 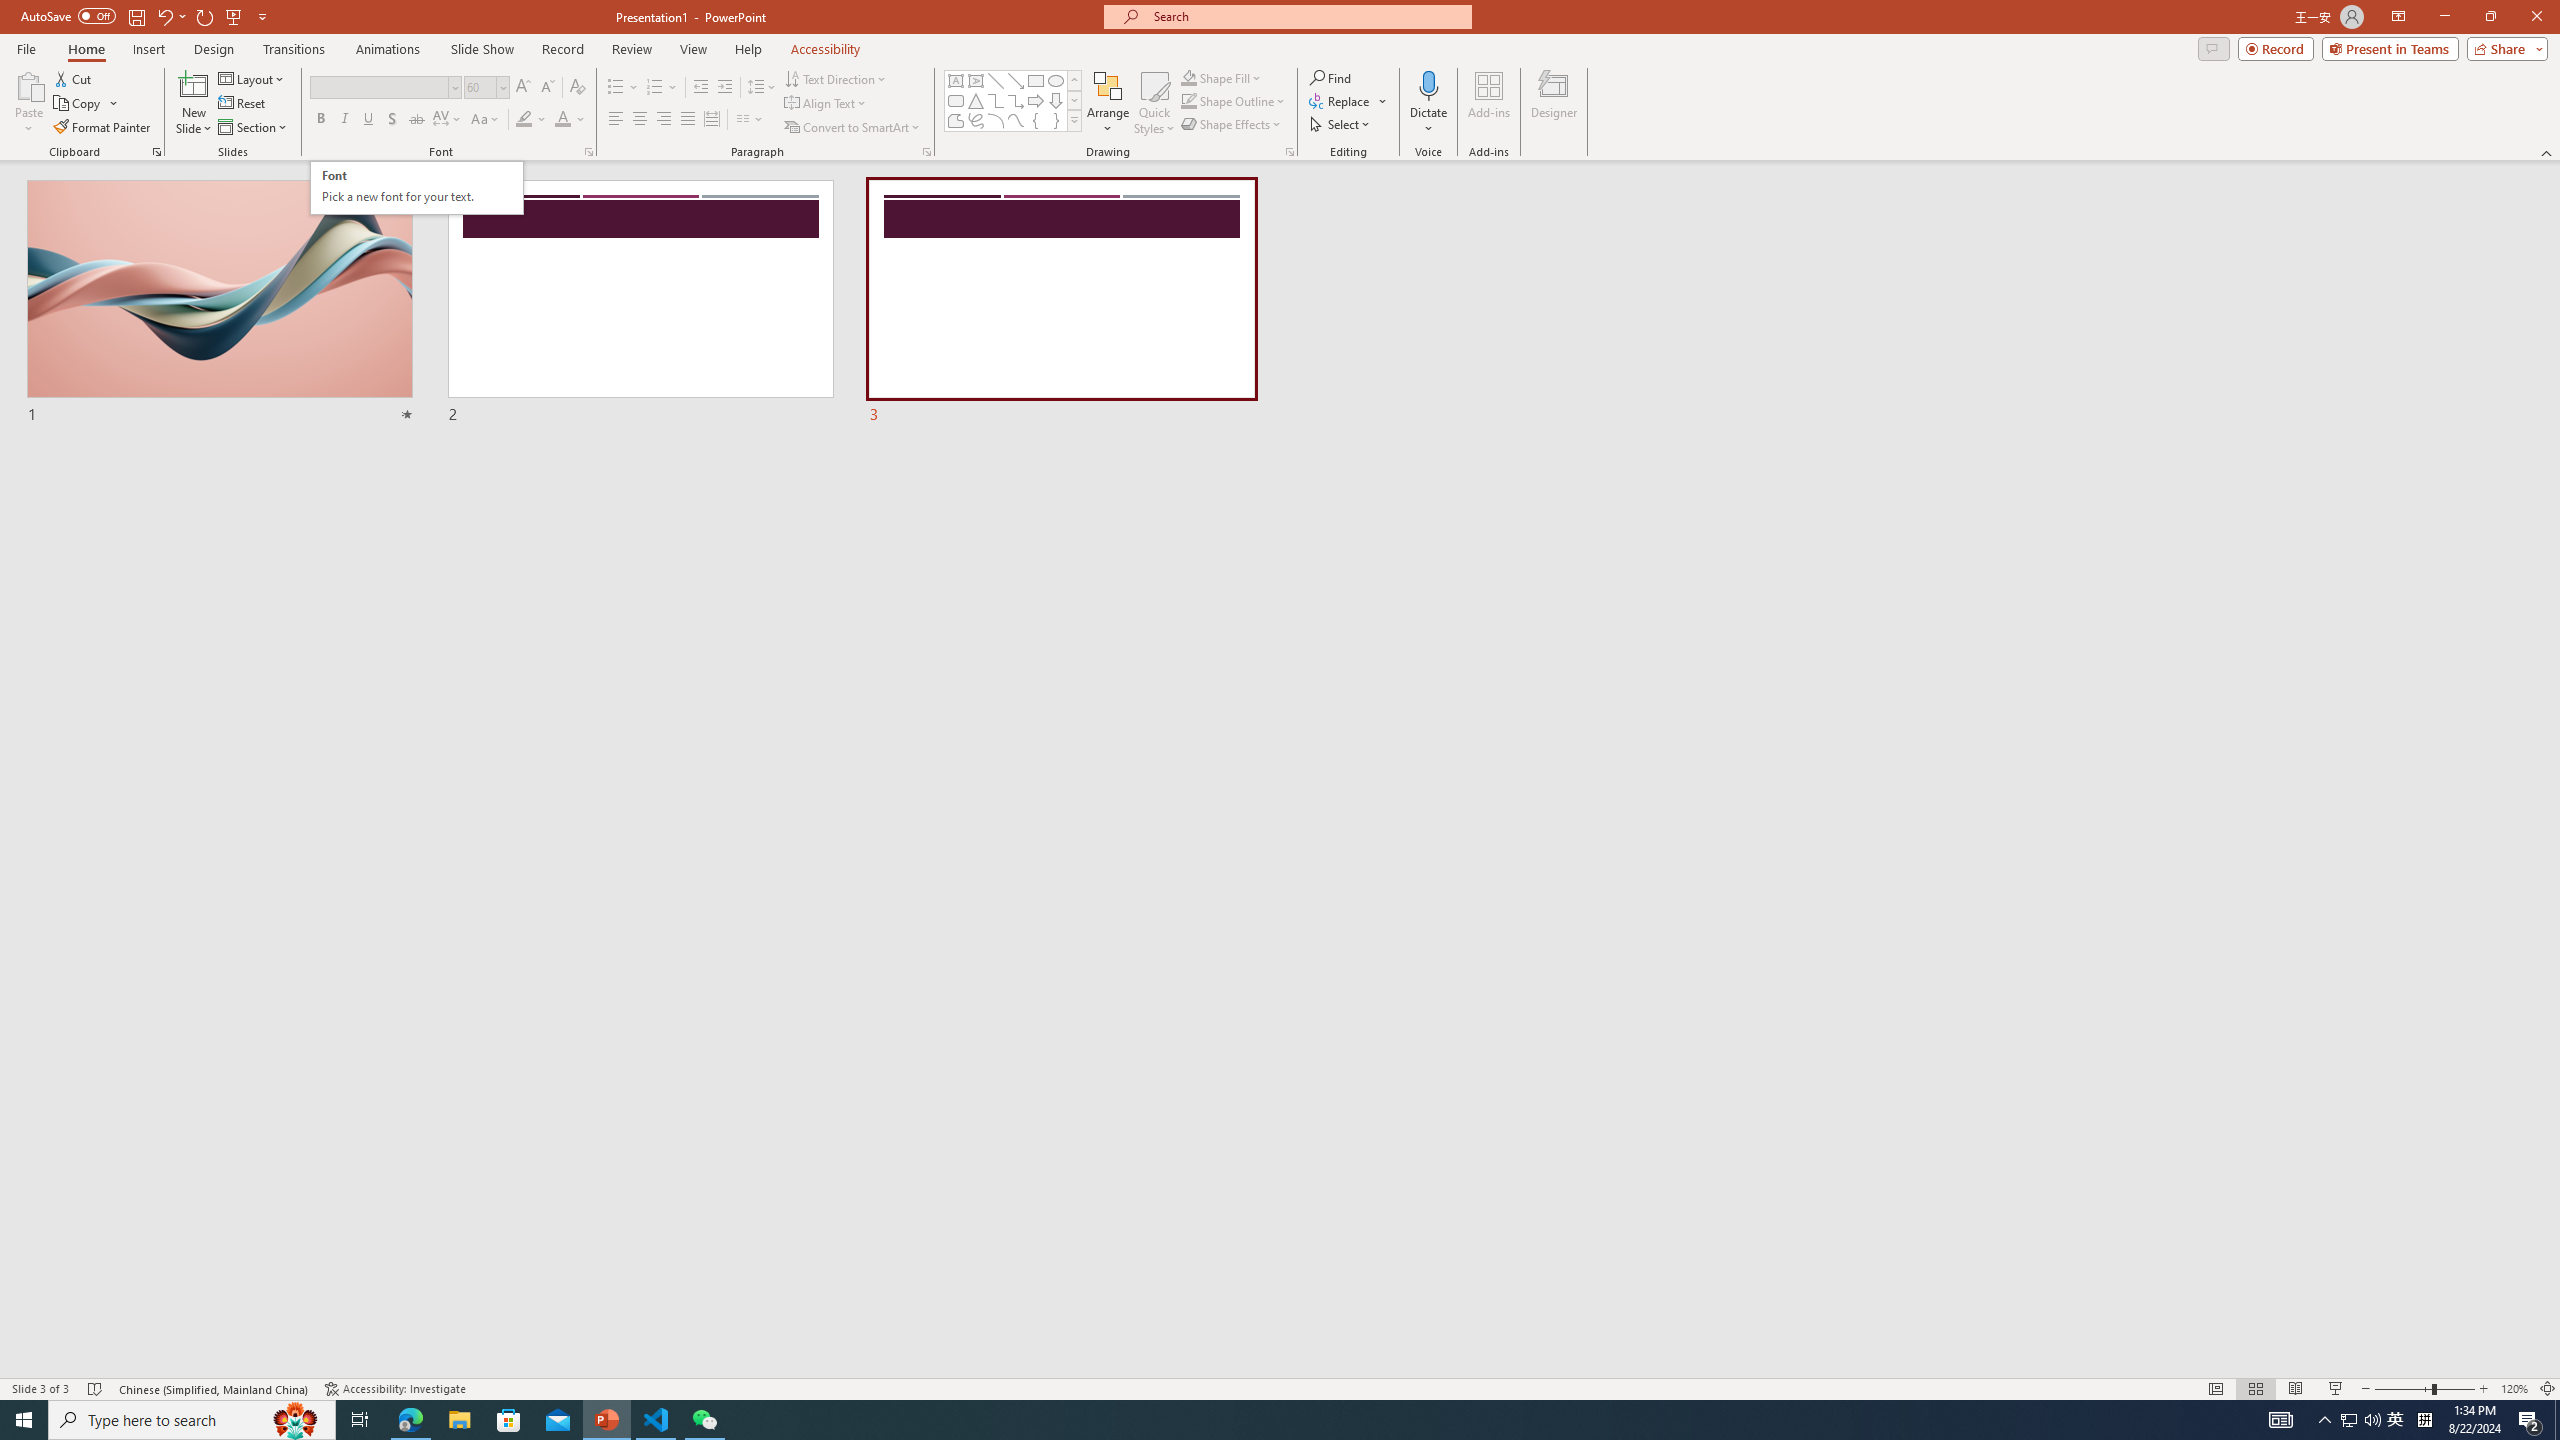 What do you see at coordinates (1189, 77) in the screenshot?
I see `'Shape Fill Orange, Accent 2'` at bounding box center [1189, 77].